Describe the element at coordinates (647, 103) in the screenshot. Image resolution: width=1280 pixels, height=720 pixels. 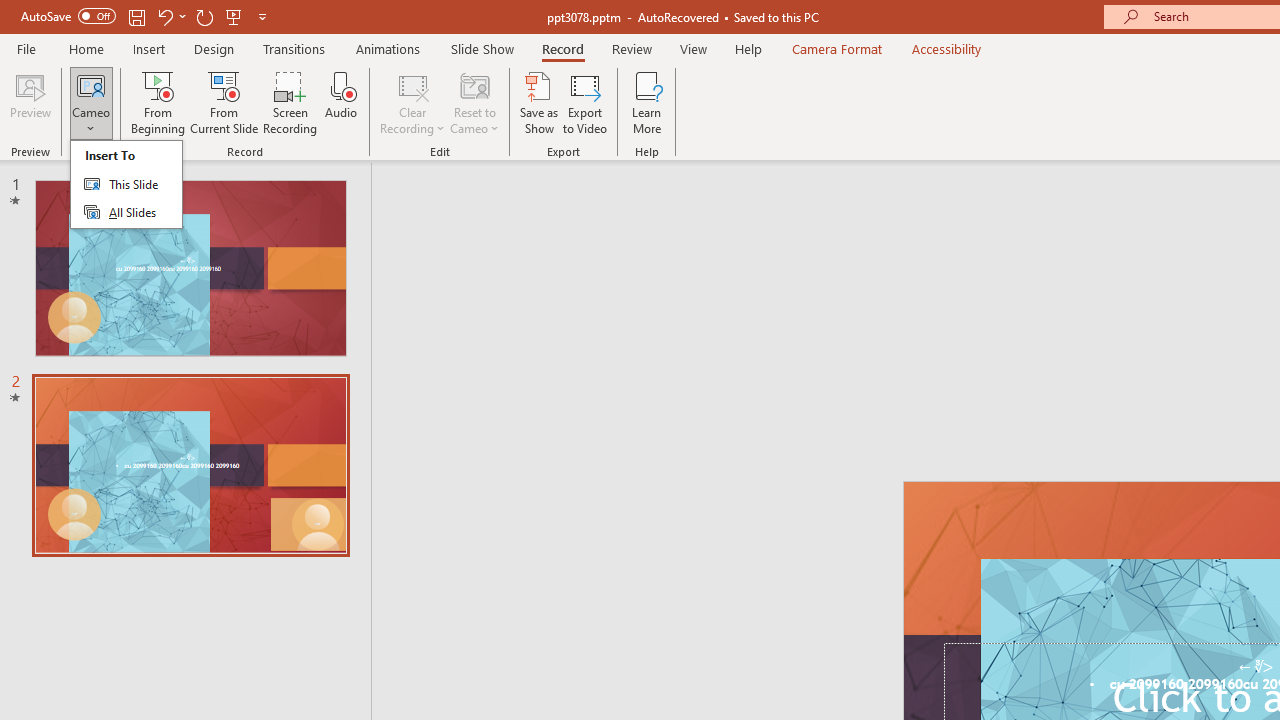
I see `'Learn More'` at that location.